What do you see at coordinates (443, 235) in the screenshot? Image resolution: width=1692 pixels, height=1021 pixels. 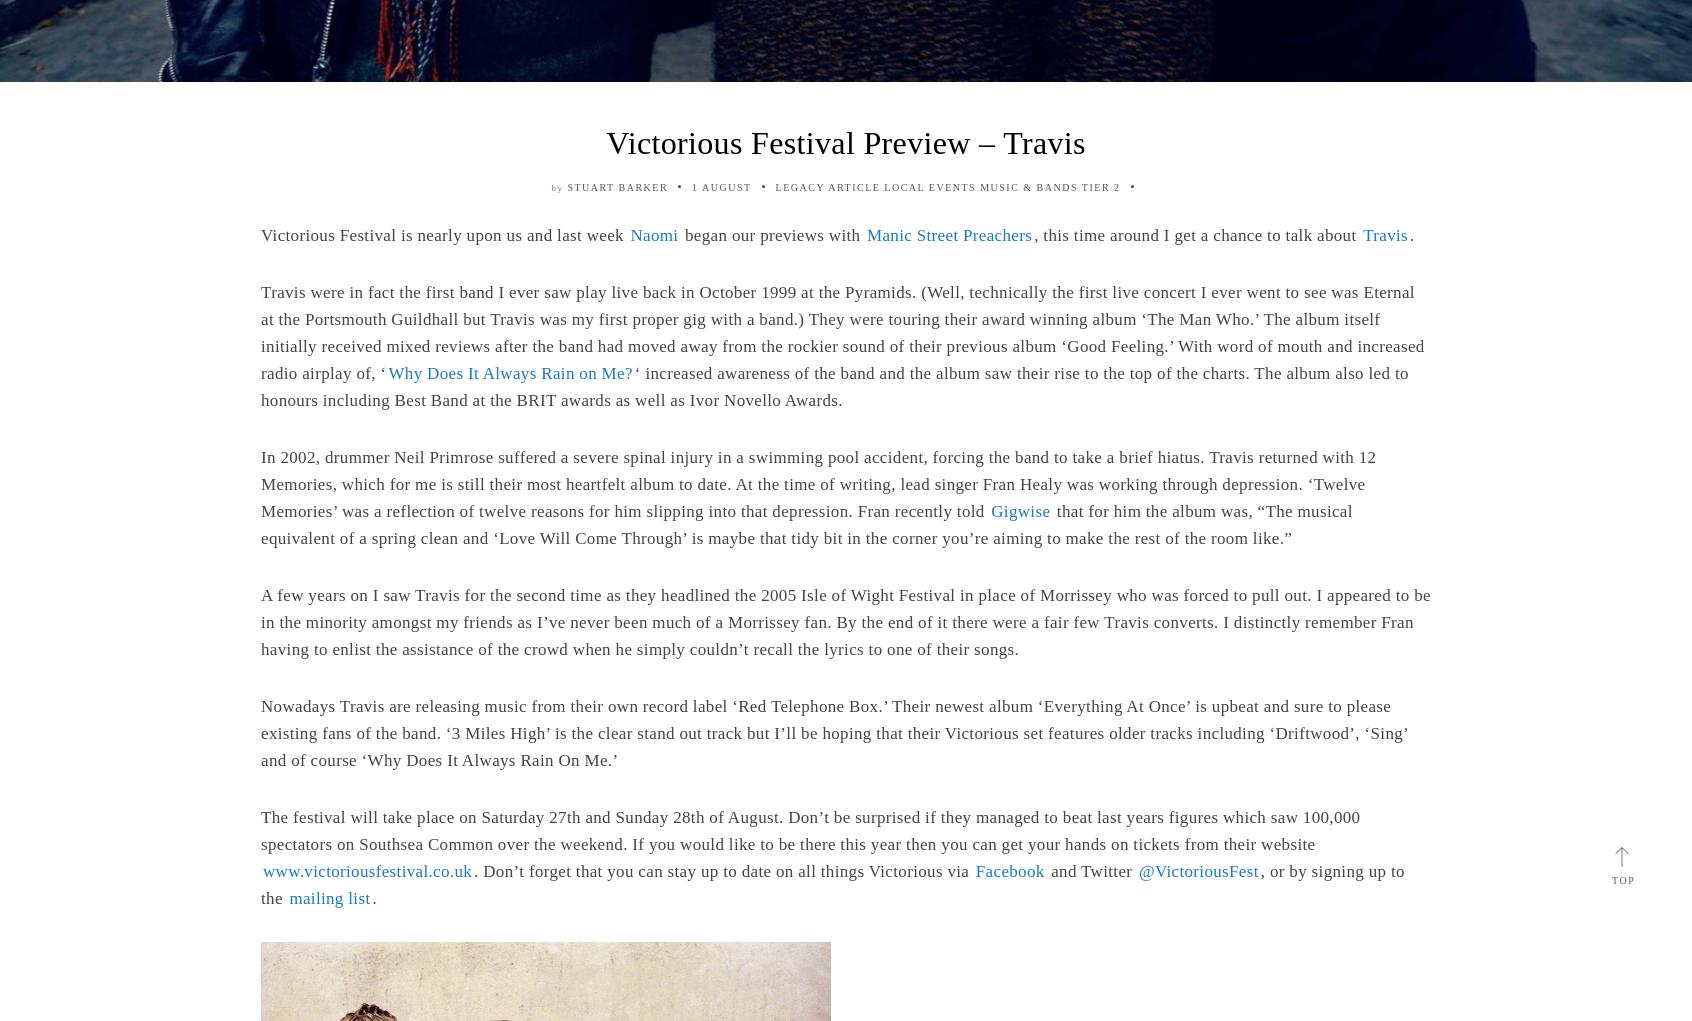 I see `'Victorious Festival is nearly upon us and last week'` at bounding box center [443, 235].